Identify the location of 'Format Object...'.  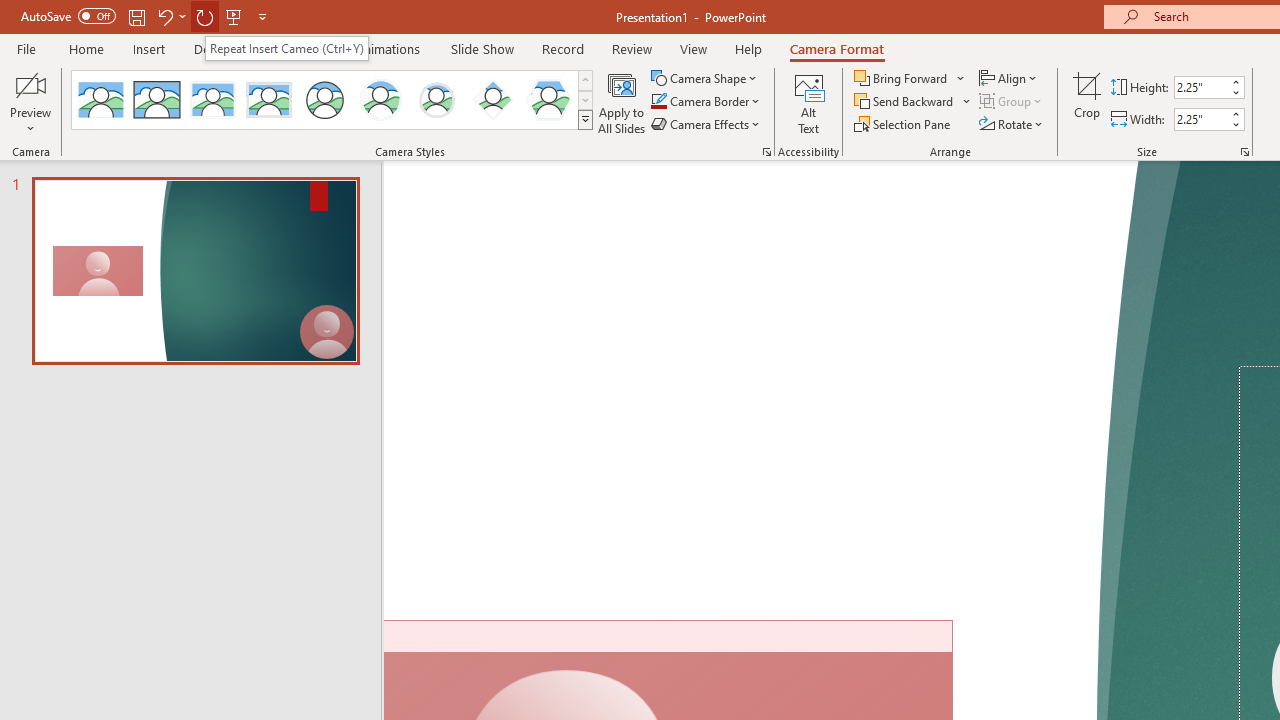
(765, 150).